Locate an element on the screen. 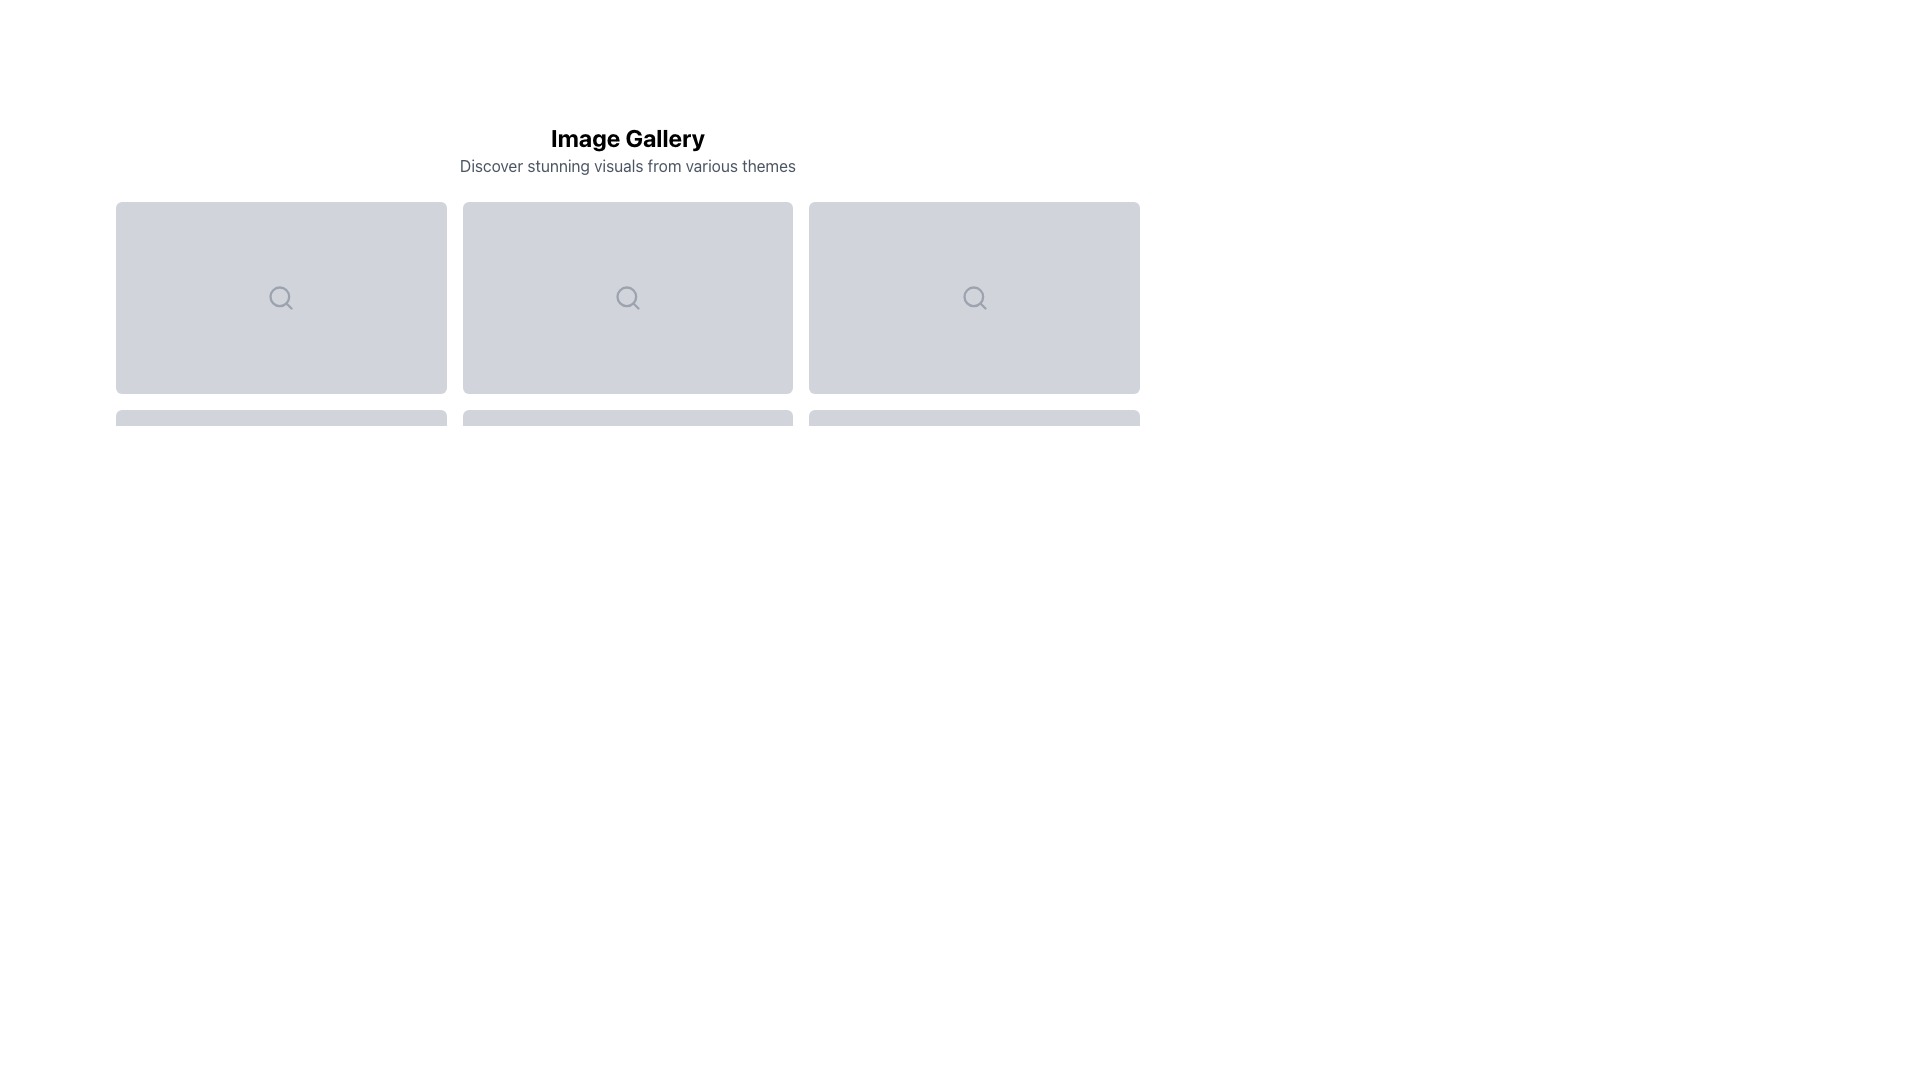 This screenshot has width=1920, height=1080. the search icon component located within the first card of three horizontally arranged cards, indicating its functionality for search operations is located at coordinates (279, 296).